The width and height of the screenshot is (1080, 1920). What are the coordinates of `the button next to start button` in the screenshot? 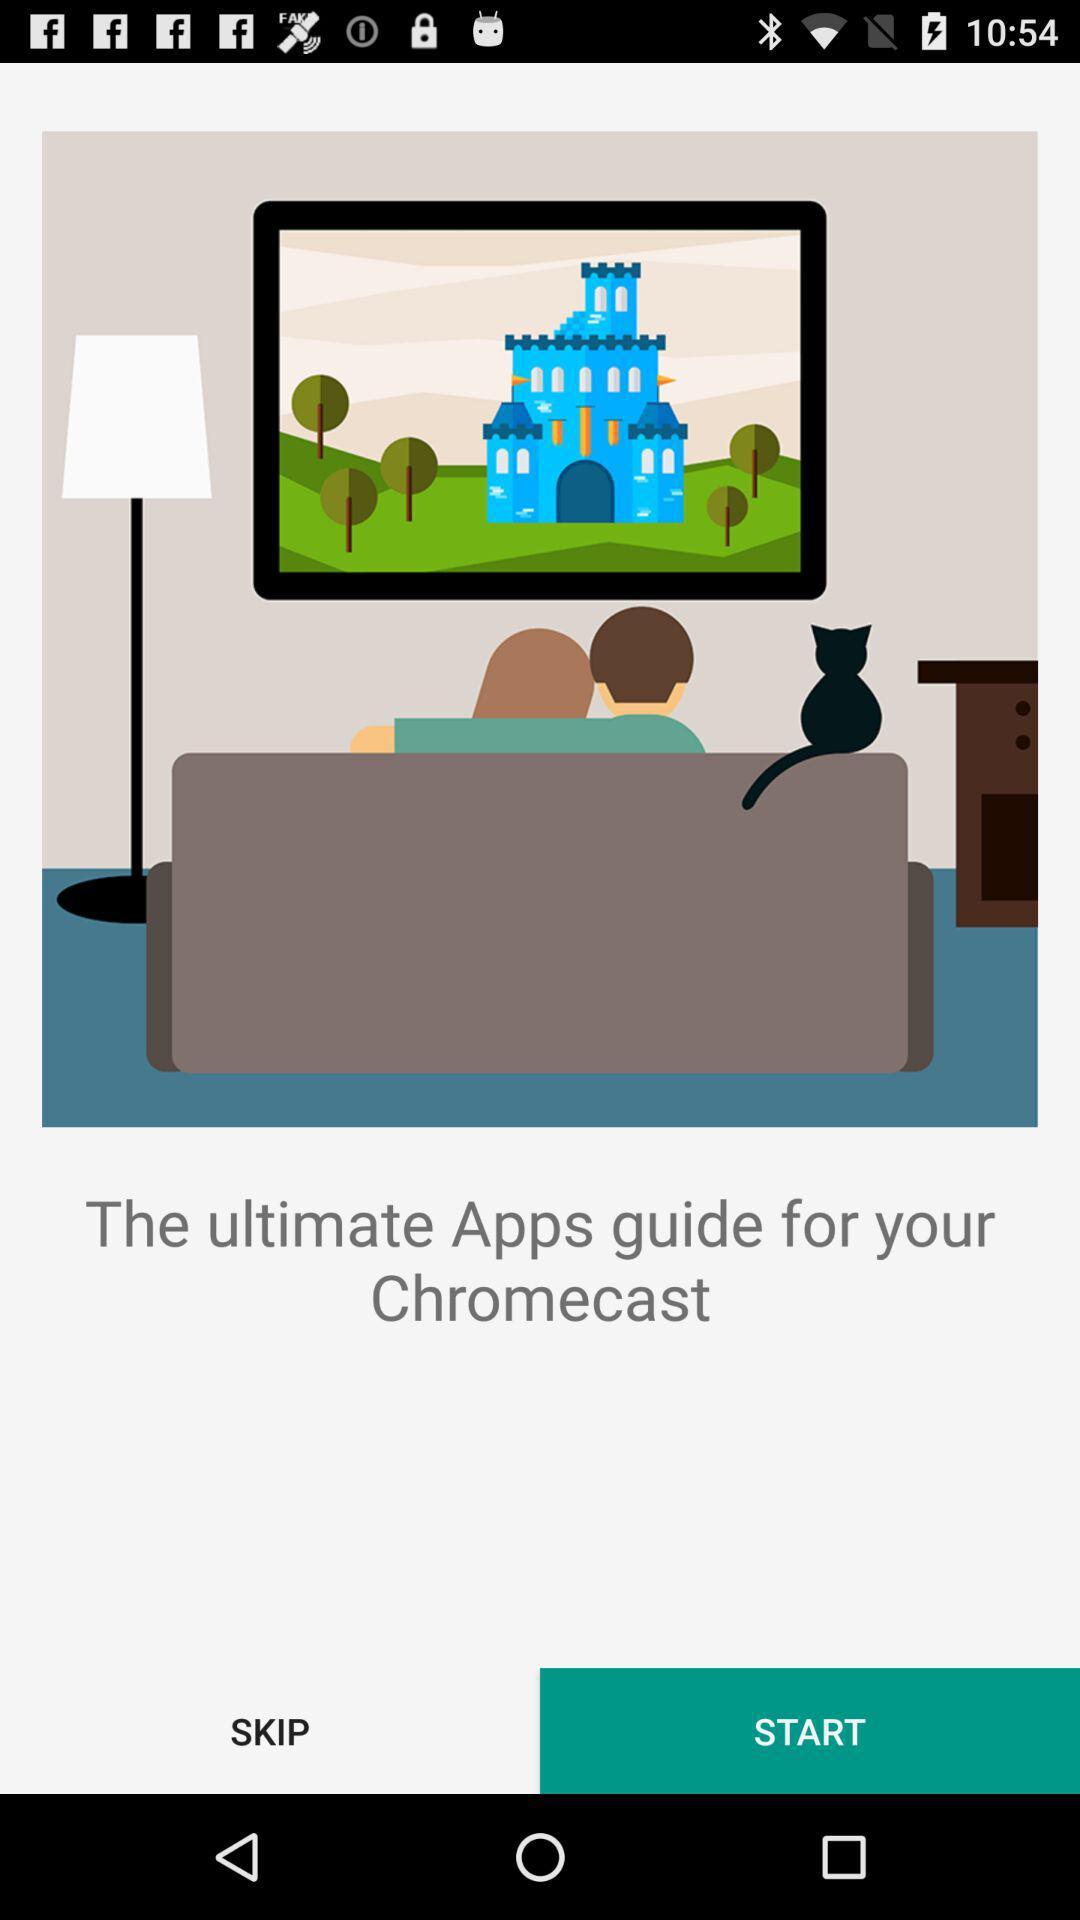 It's located at (270, 1730).